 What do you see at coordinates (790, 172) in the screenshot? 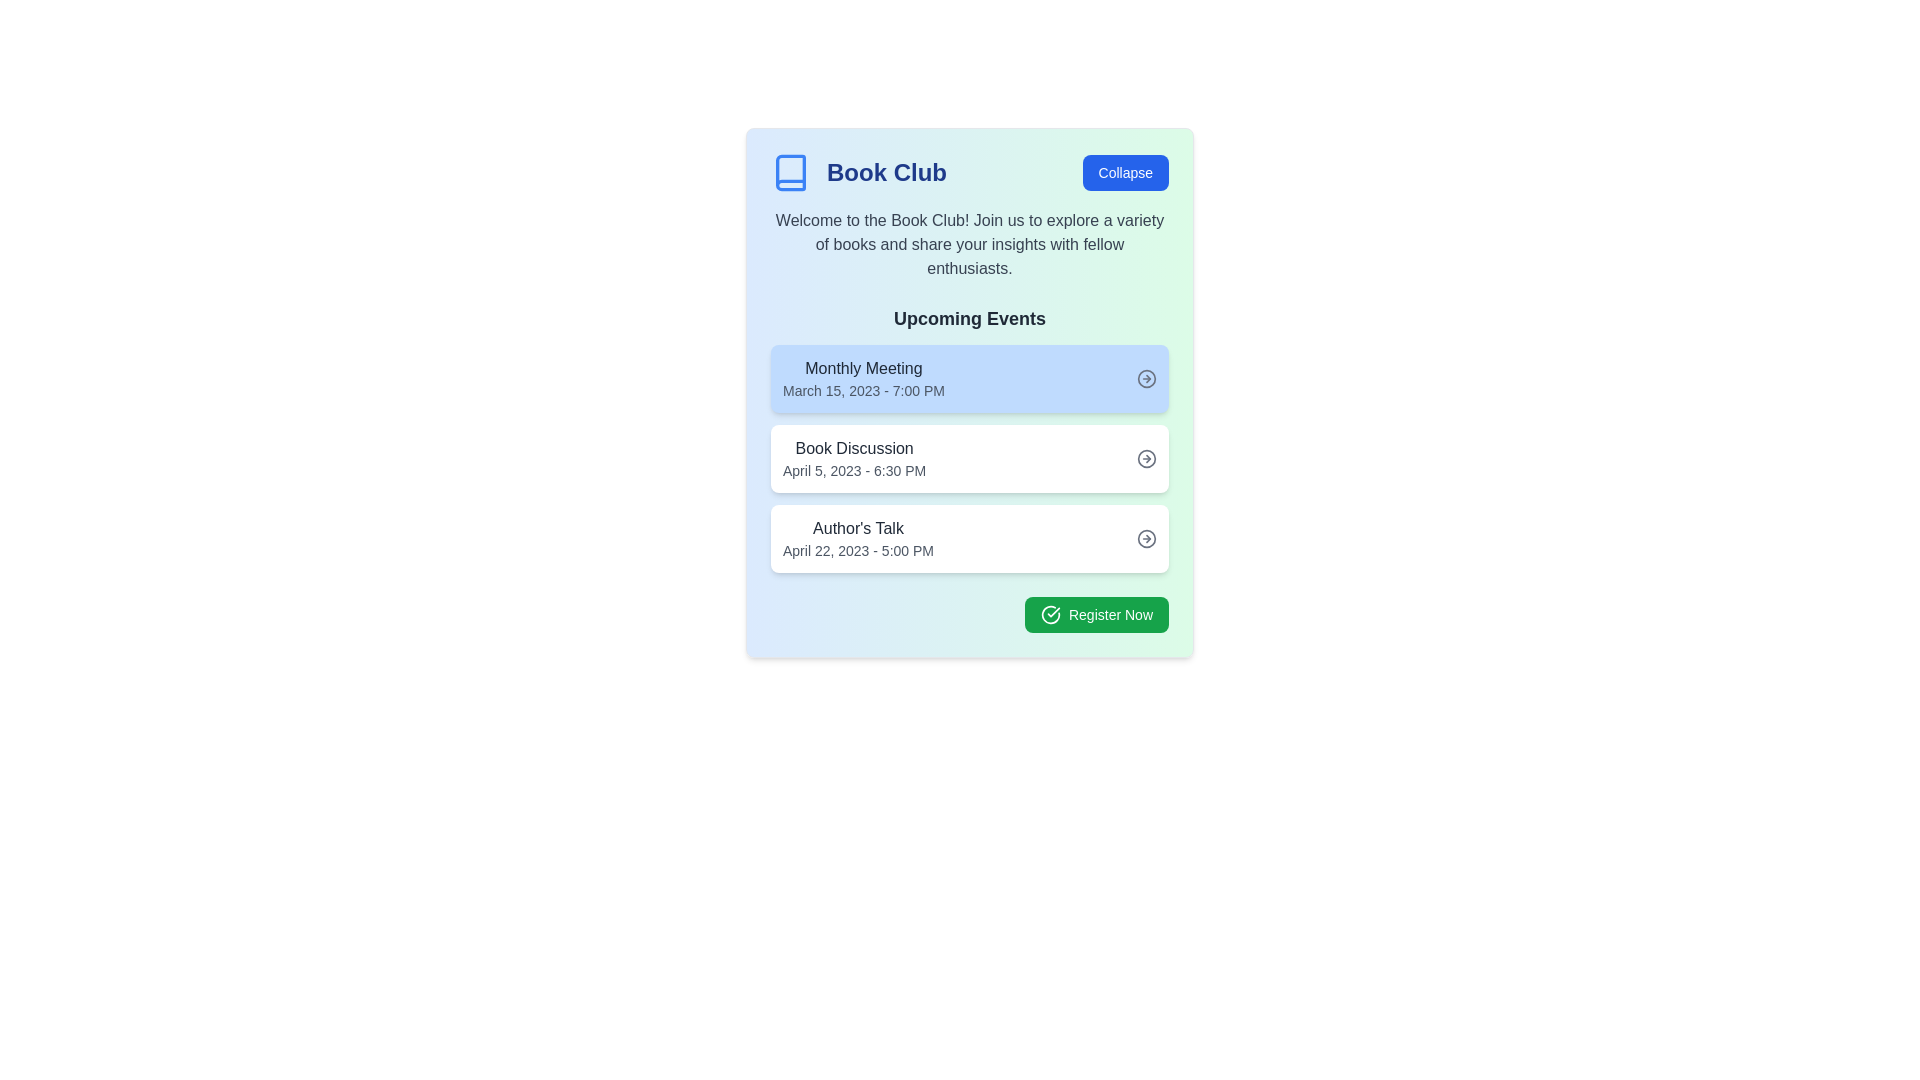
I see `the bright blue stylized book SVG icon located at the top-left corner of the 'Book Club' card, preceding the 'Book Club' text` at bounding box center [790, 172].